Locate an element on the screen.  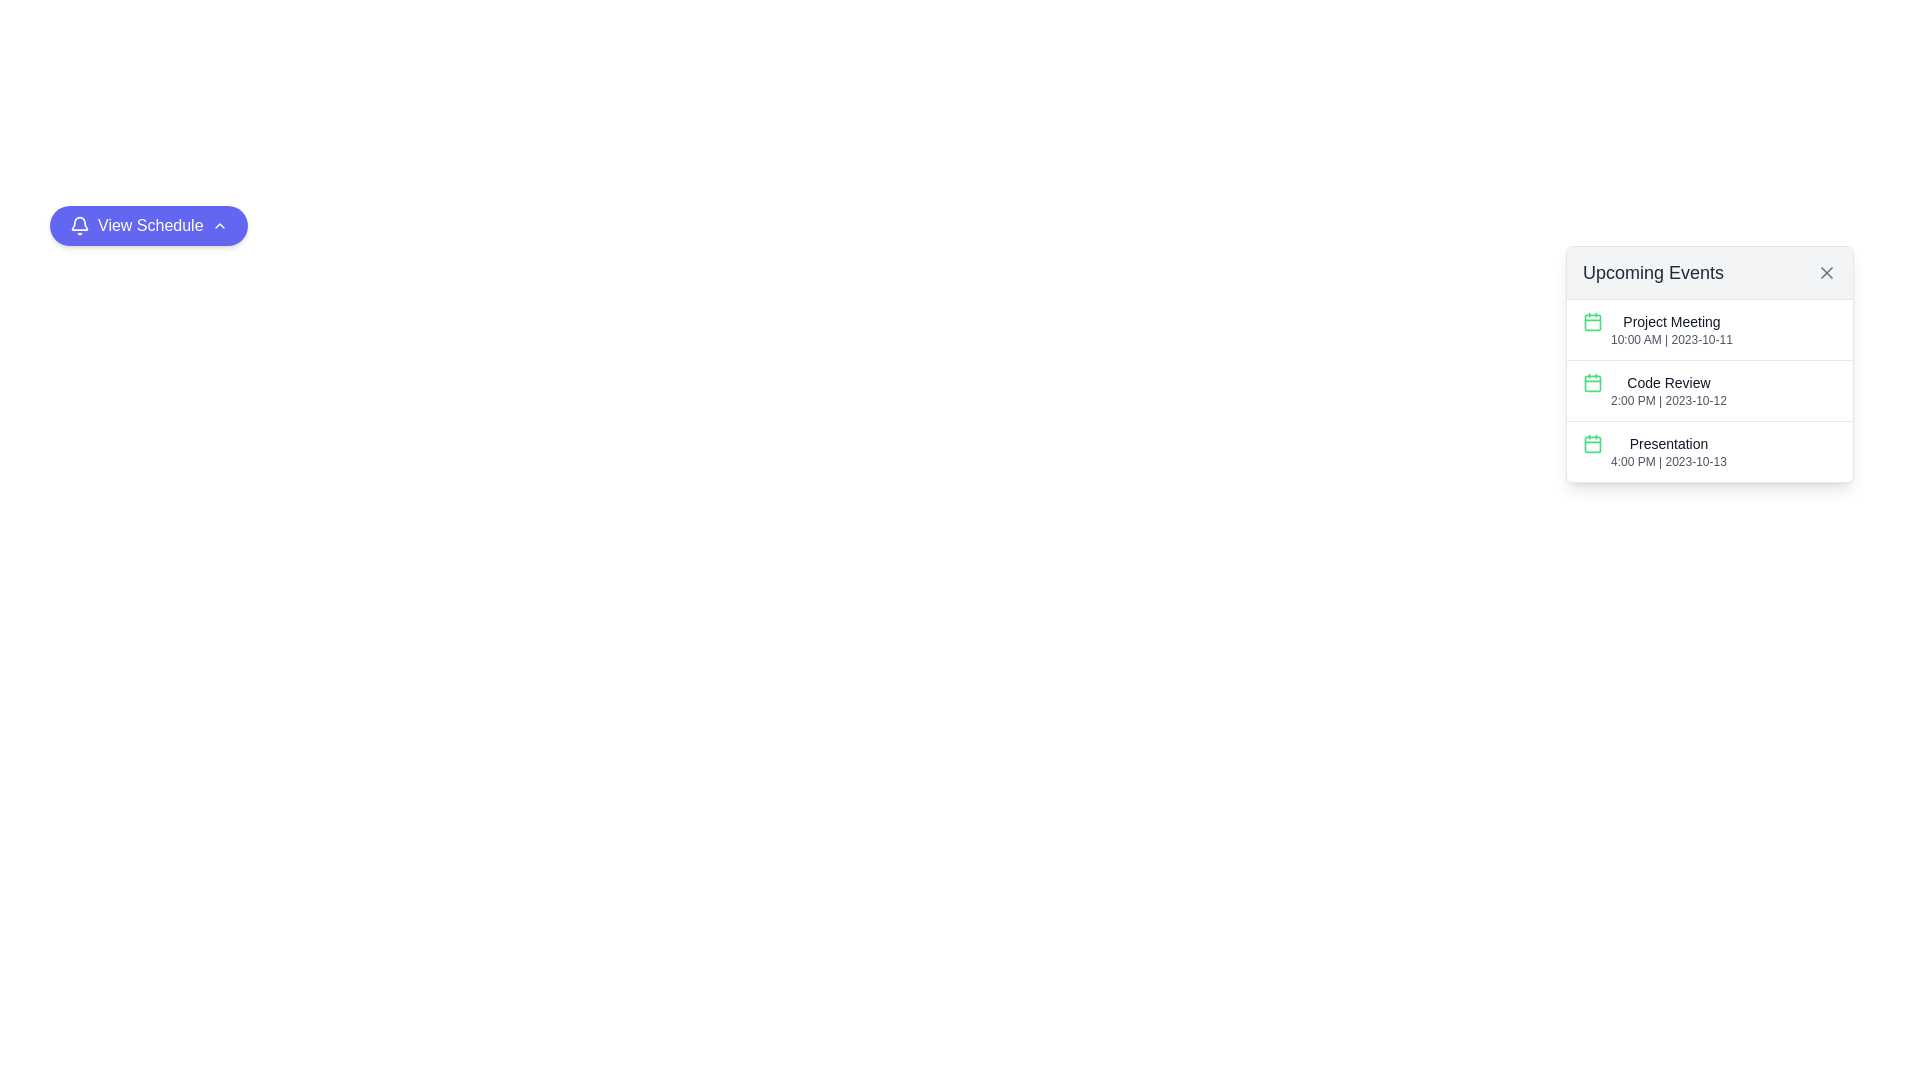
the icon representing the 'Presentation' event, located to the left of the 'Presentation' text in the 'Upcoming Events' panel is located at coordinates (1592, 442).